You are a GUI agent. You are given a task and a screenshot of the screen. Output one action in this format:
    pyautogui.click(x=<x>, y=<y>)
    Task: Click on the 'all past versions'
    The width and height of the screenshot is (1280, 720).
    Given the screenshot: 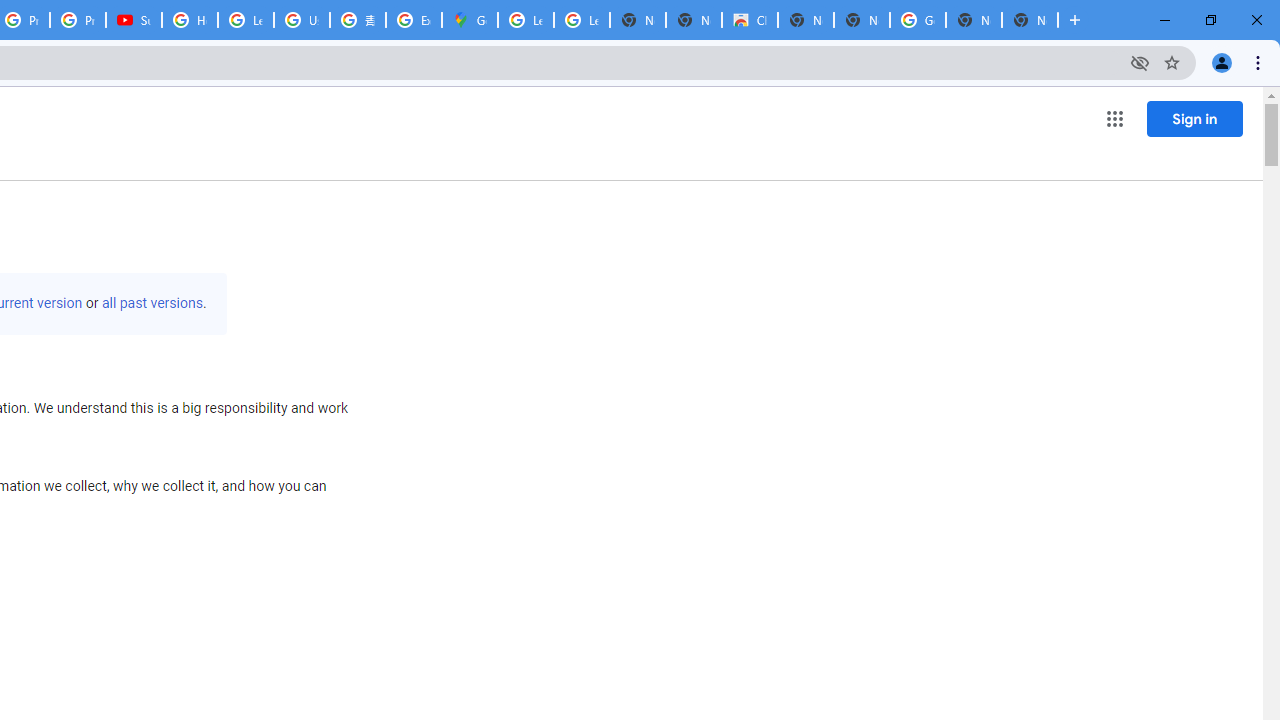 What is the action you would take?
    pyautogui.click(x=151, y=303)
    